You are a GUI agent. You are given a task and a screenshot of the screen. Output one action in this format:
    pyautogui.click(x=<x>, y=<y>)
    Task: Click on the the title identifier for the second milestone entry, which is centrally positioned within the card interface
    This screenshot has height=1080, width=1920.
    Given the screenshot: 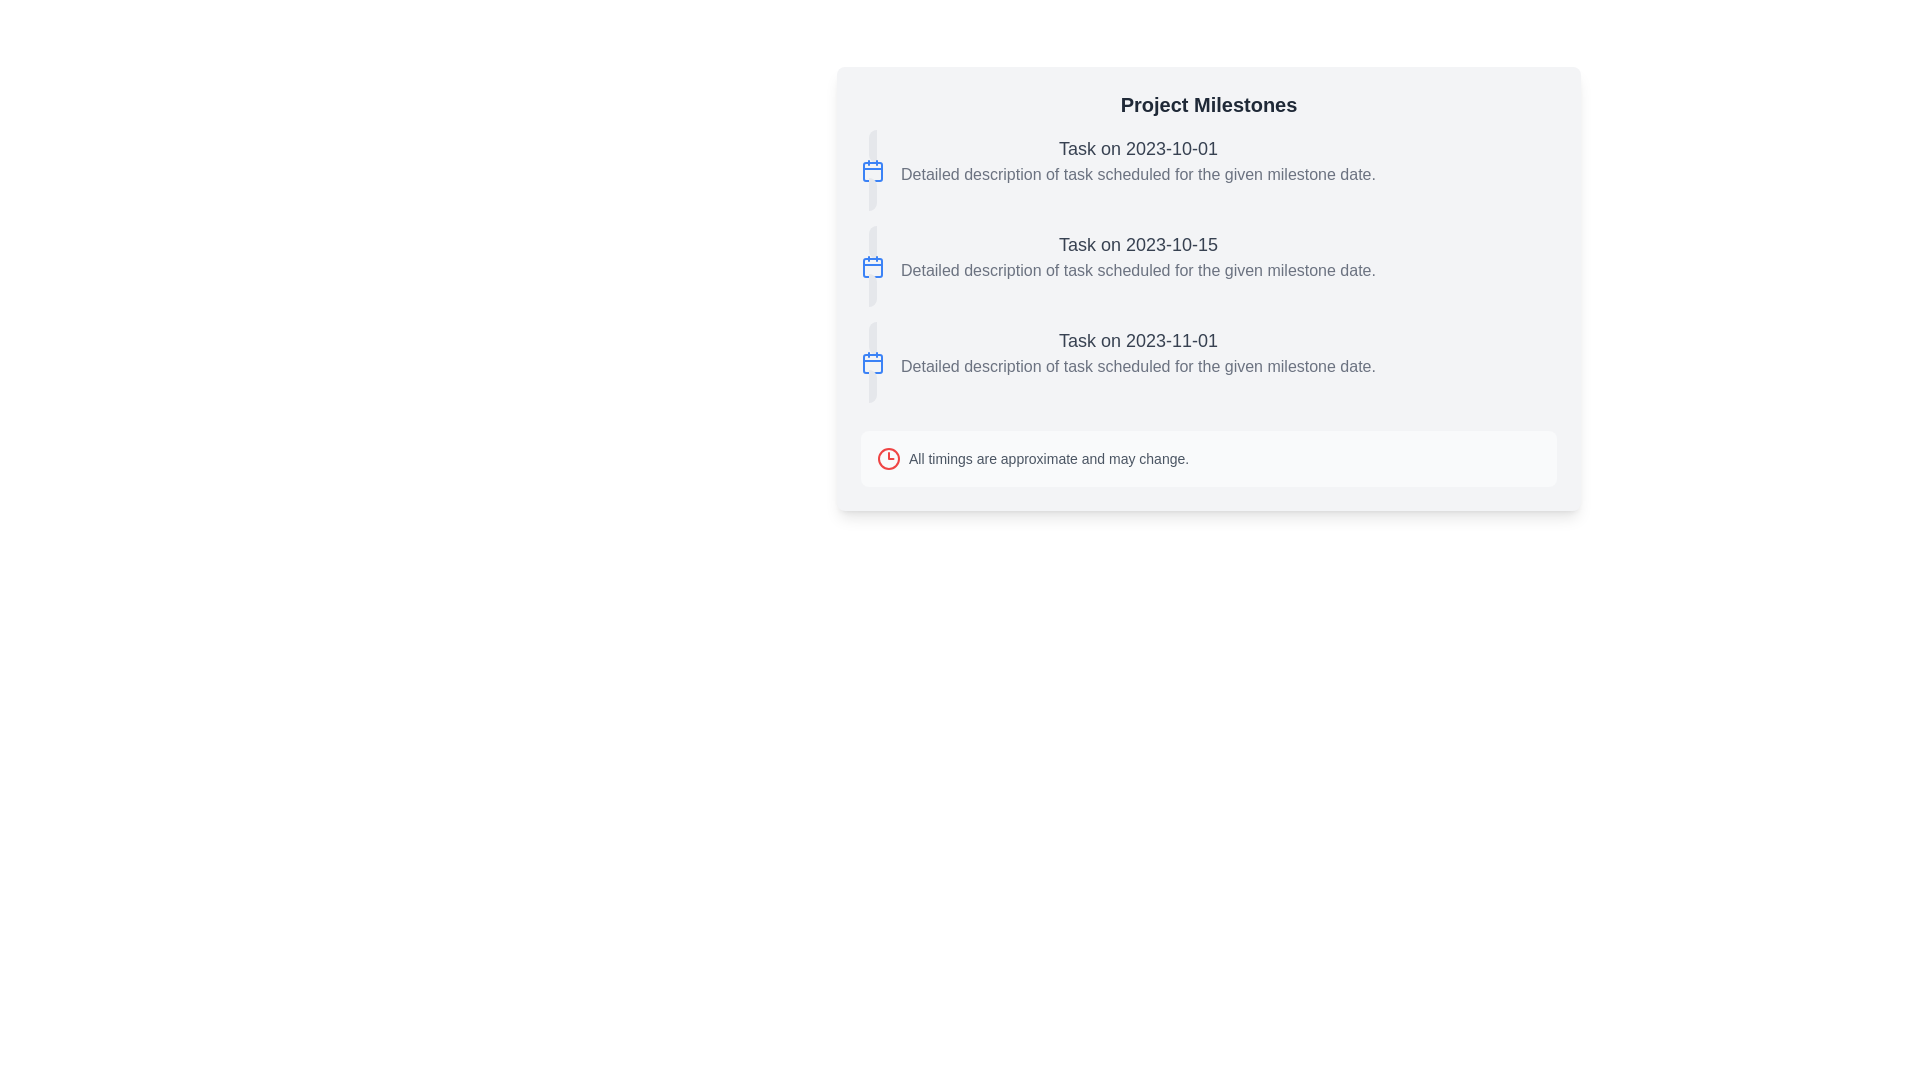 What is the action you would take?
    pyautogui.click(x=1138, y=244)
    